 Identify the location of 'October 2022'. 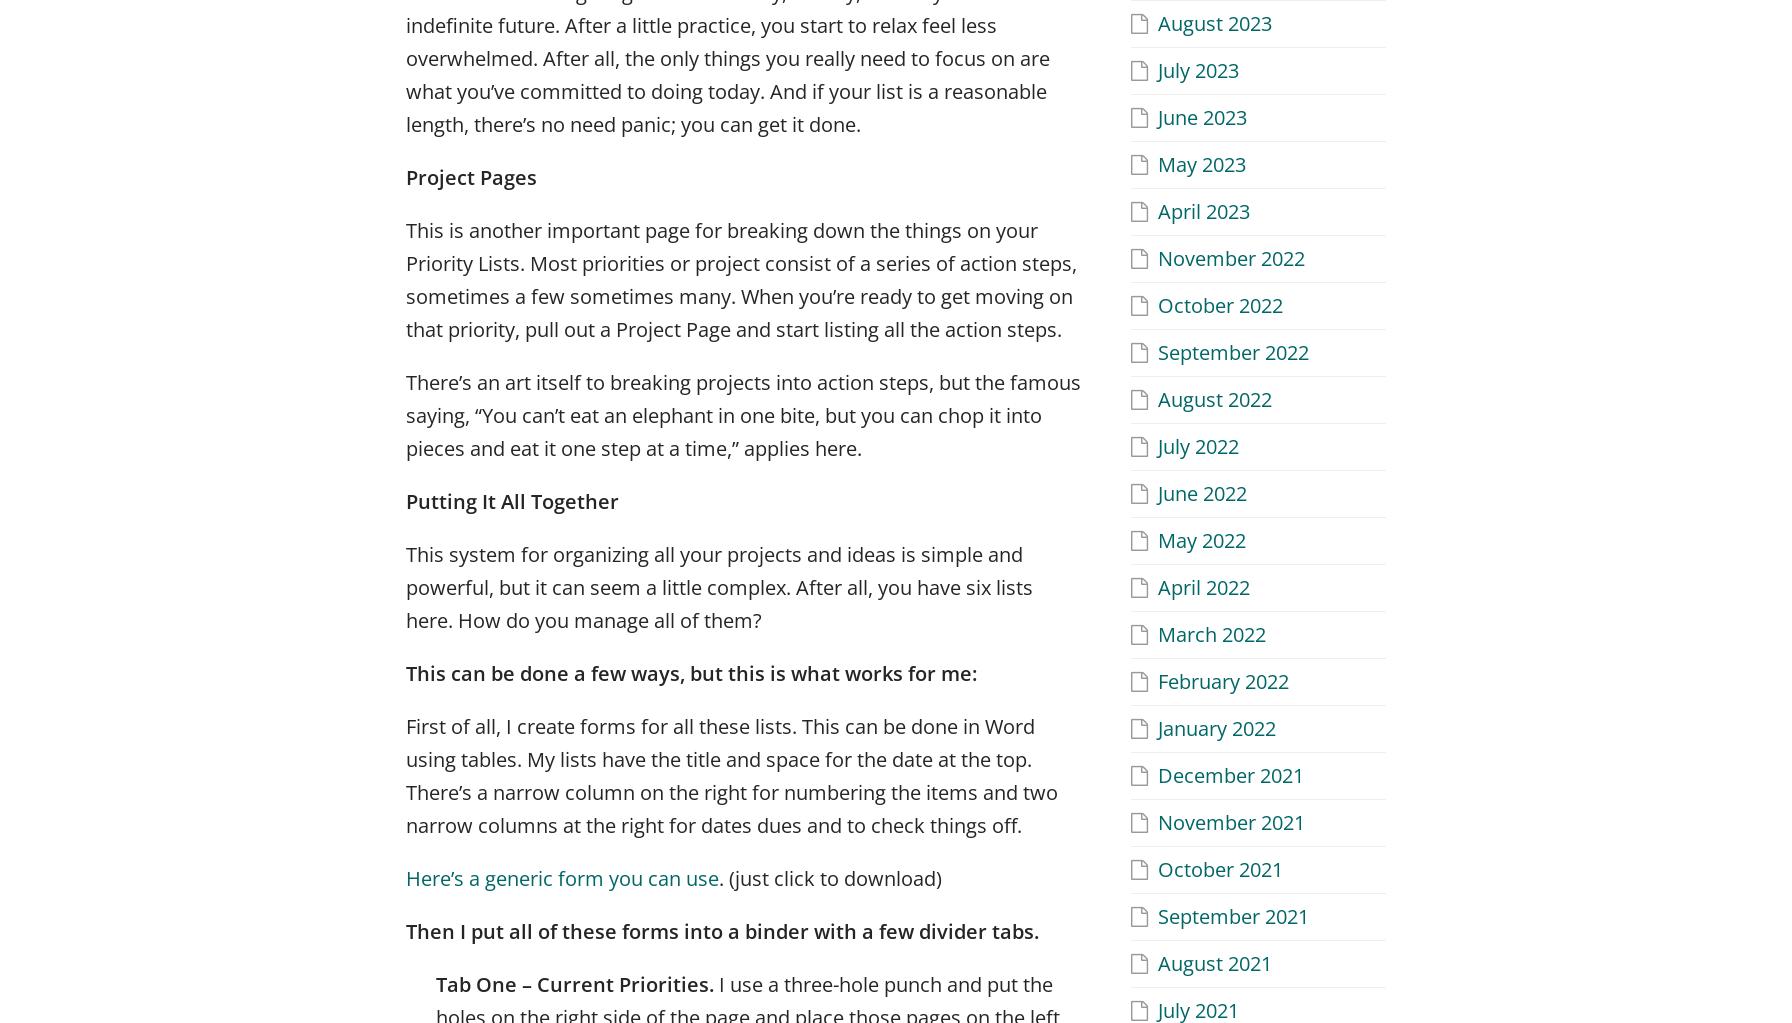
(1220, 303).